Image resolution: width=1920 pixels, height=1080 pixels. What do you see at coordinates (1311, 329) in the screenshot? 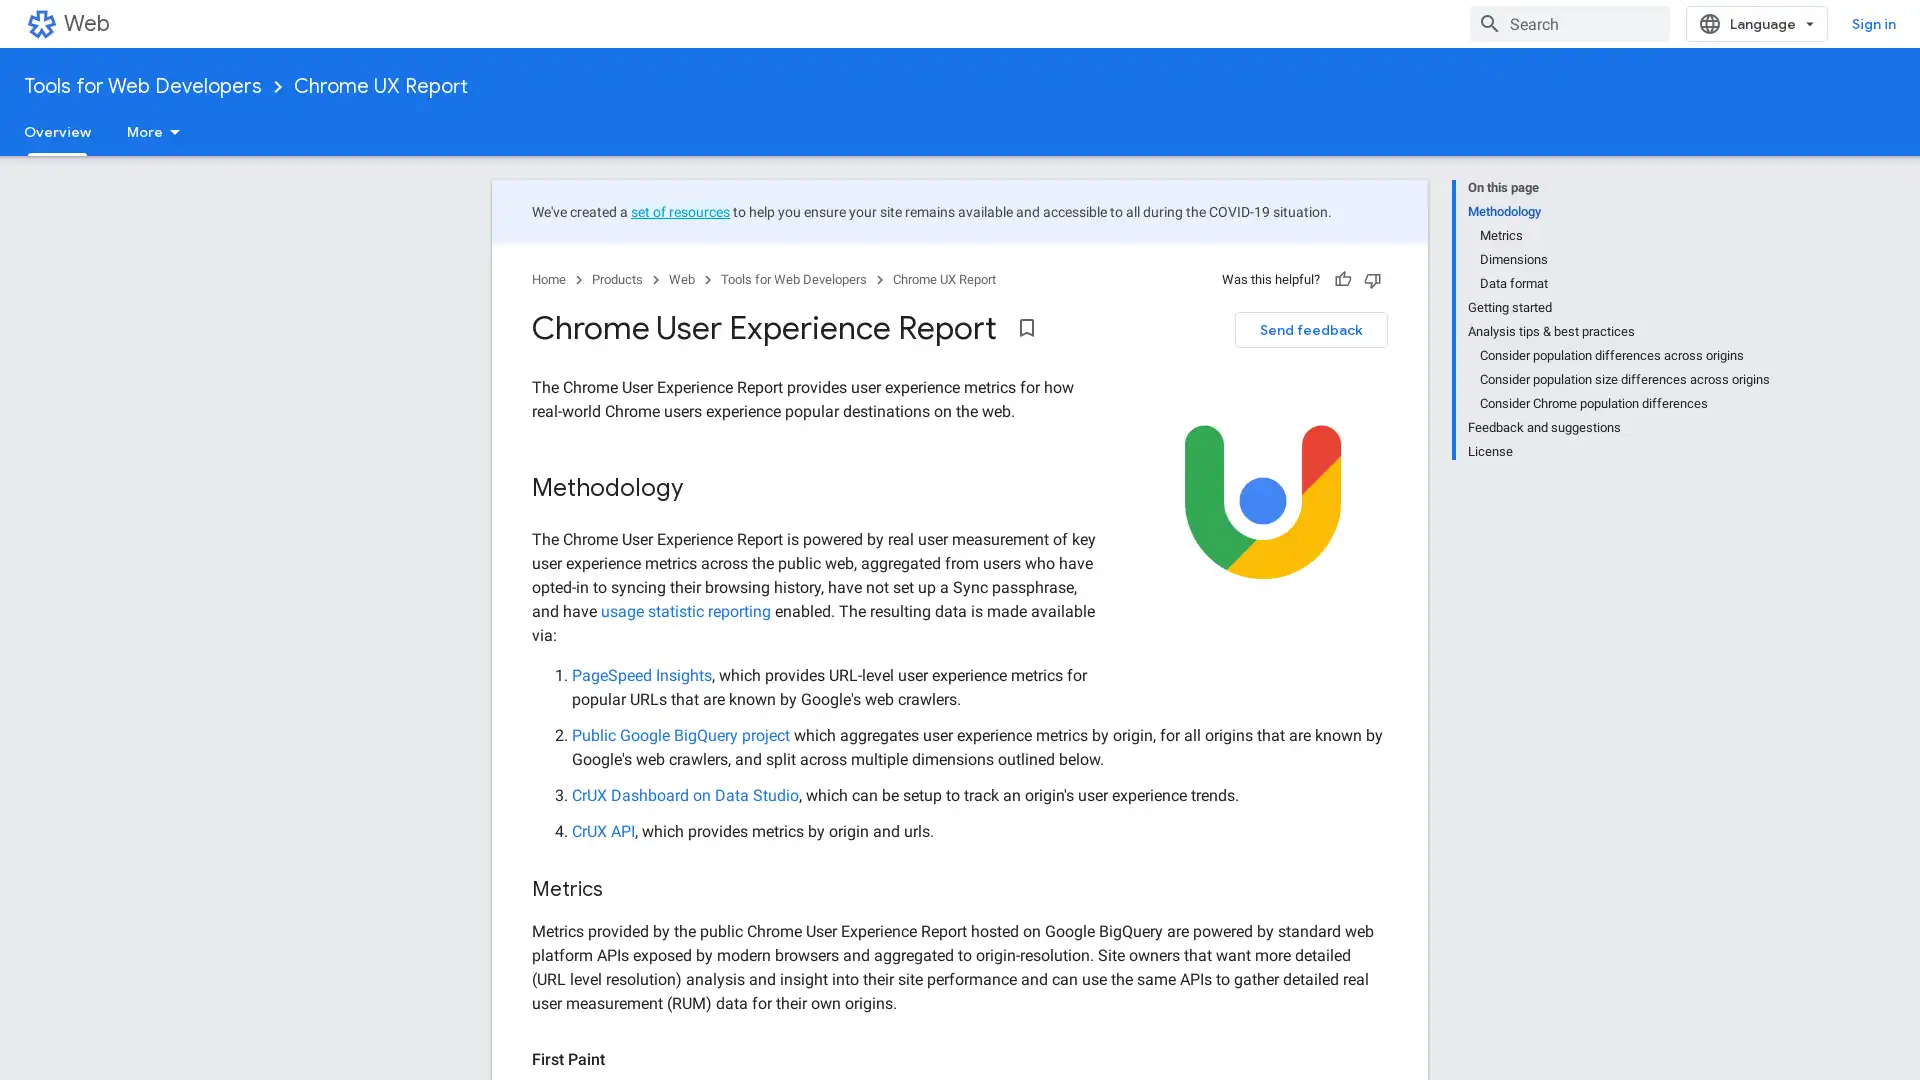
I see `Send feedback` at bounding box center [1311, 329].